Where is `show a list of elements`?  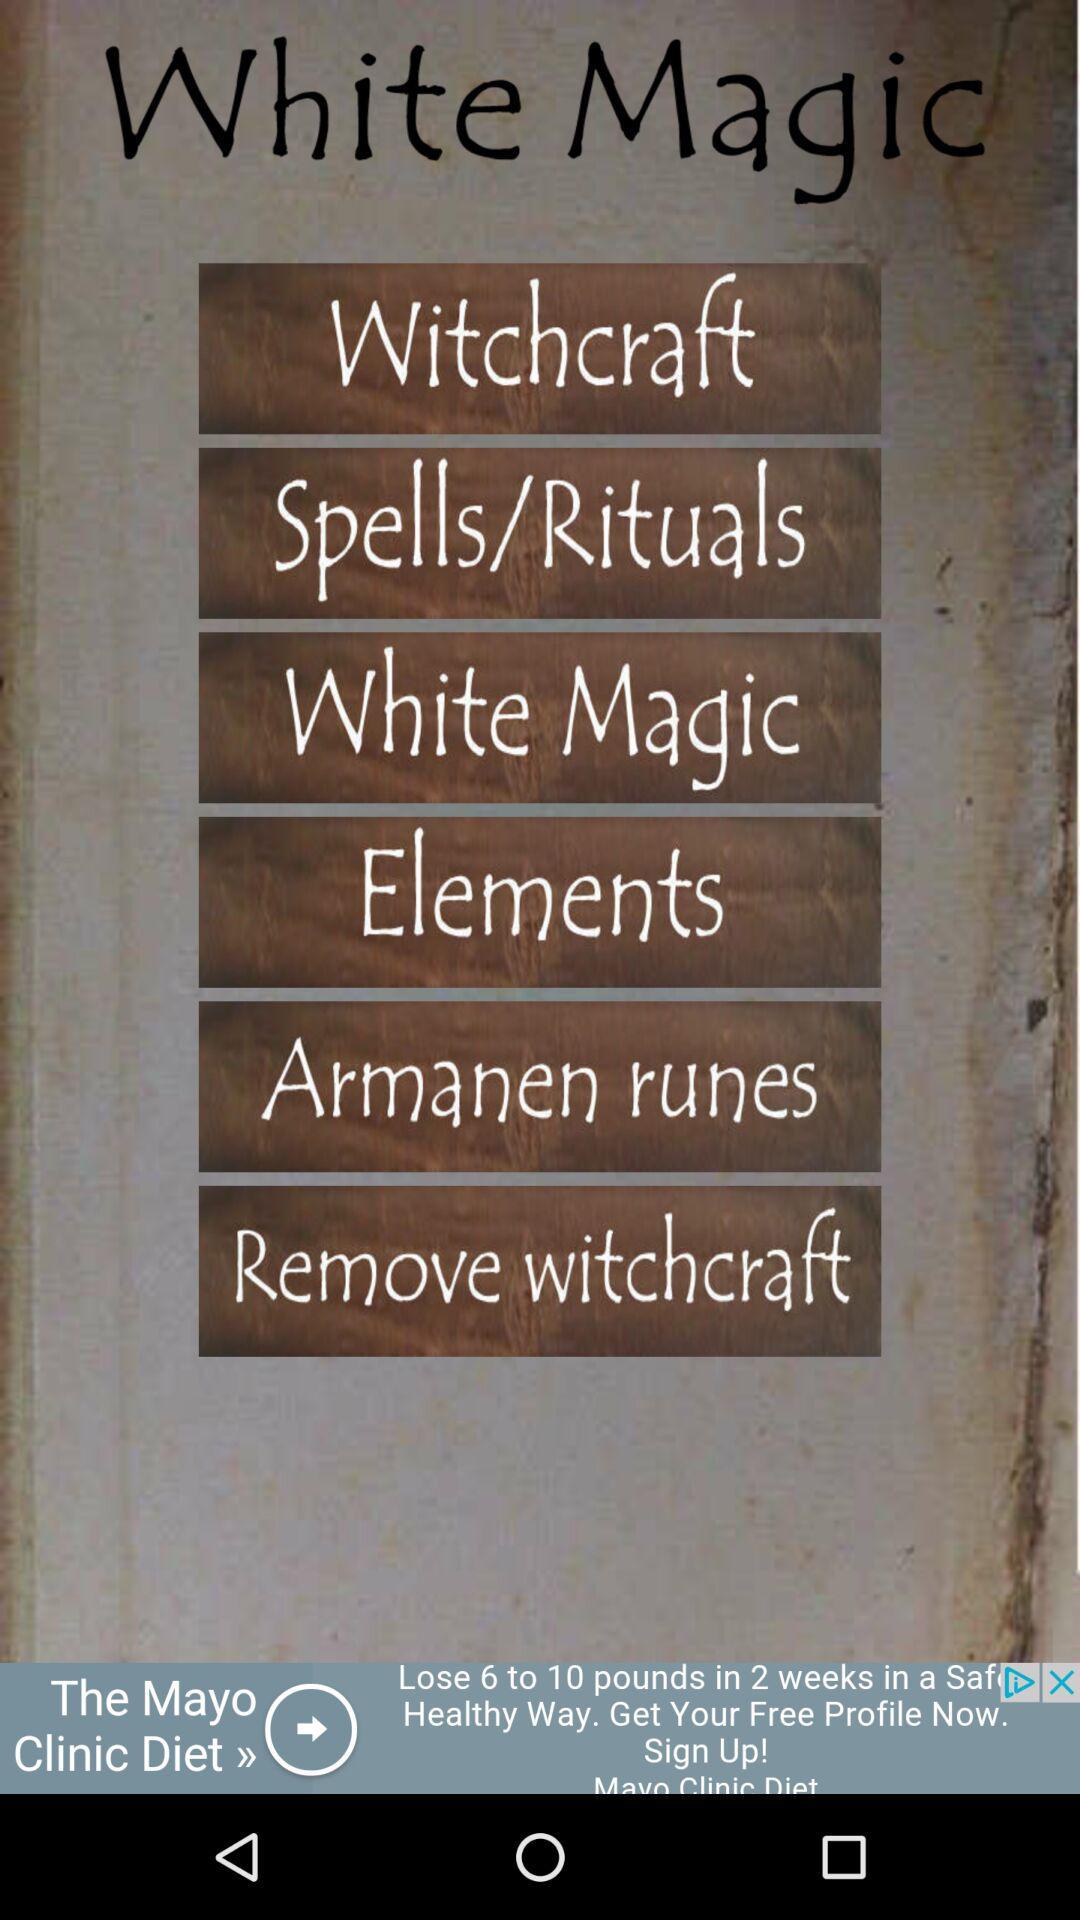
show a list of elements is located at coordinates (540, 901).